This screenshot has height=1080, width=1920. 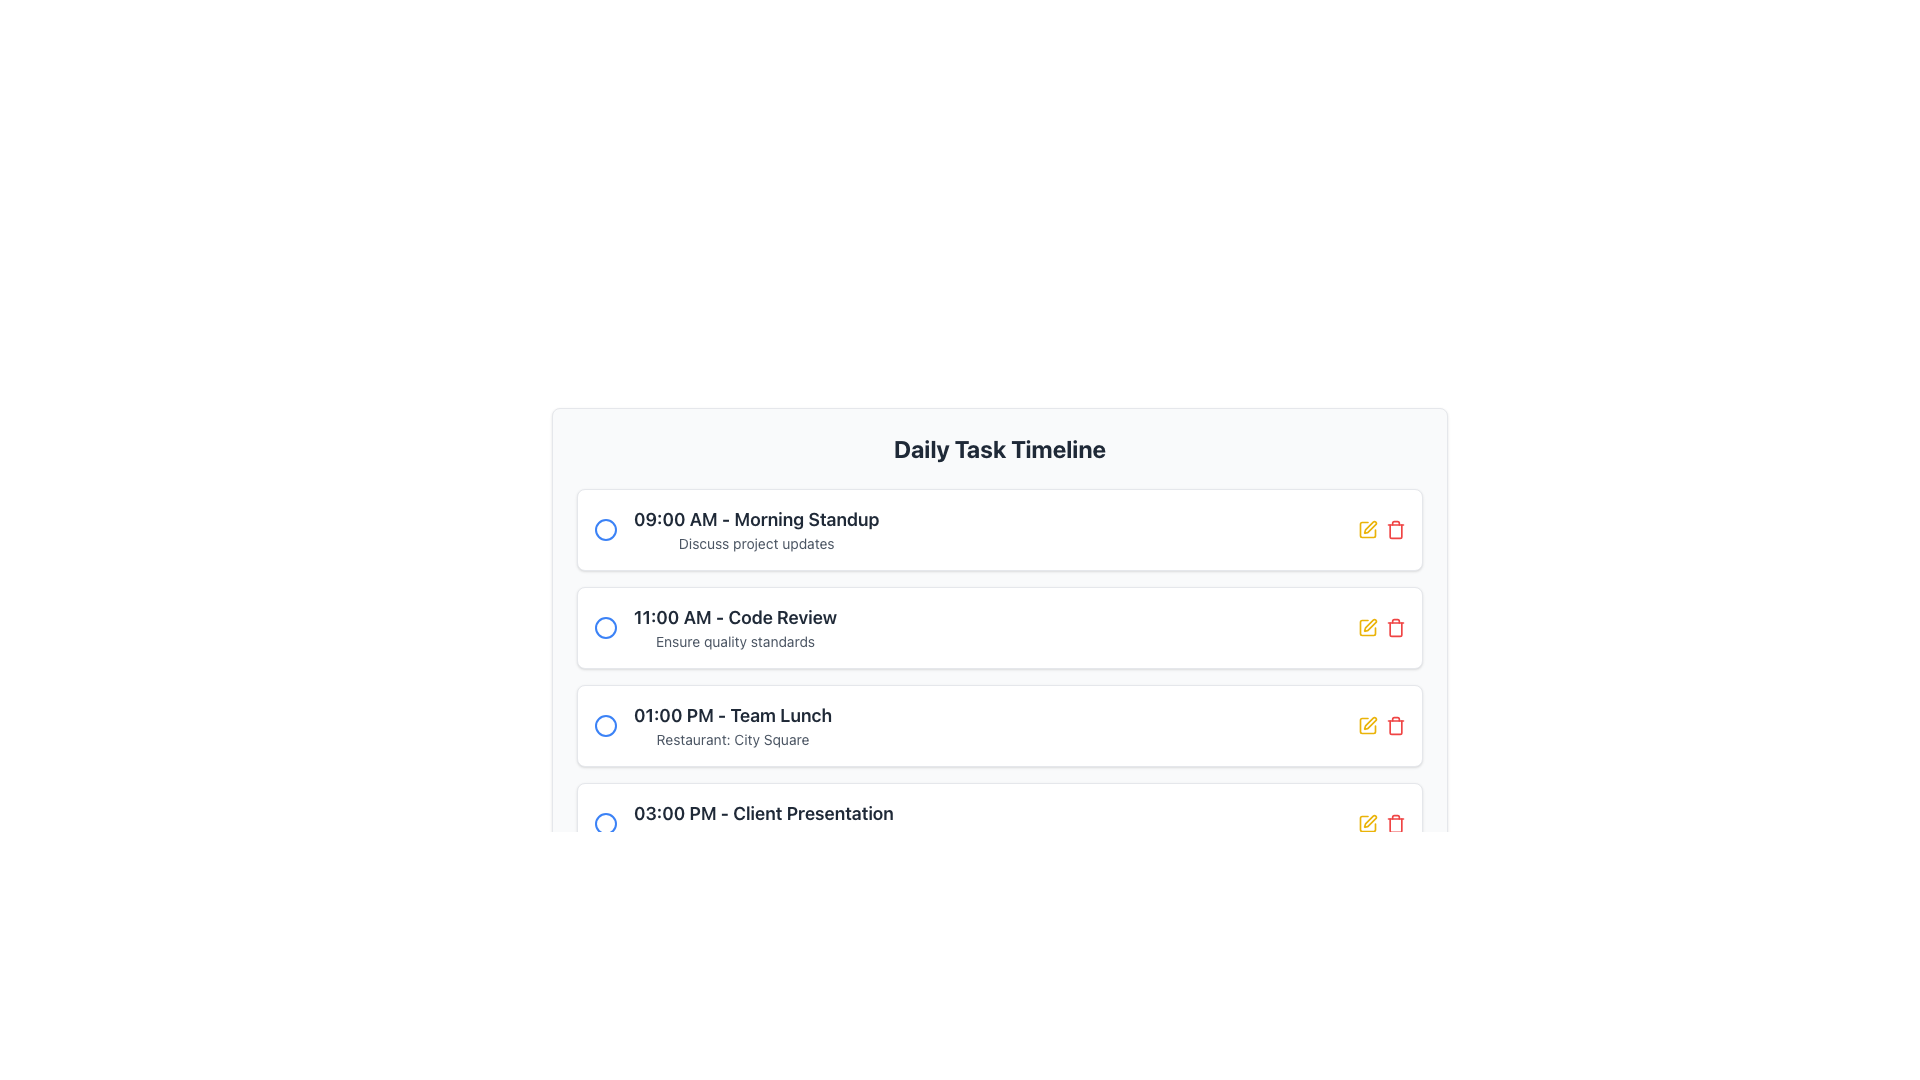 I want to click on the circular marker indicating the third entry in the list associated with '01:00 PM - Team Lunch' and 'Restaurant: City Square', so click(x=604, y=725).